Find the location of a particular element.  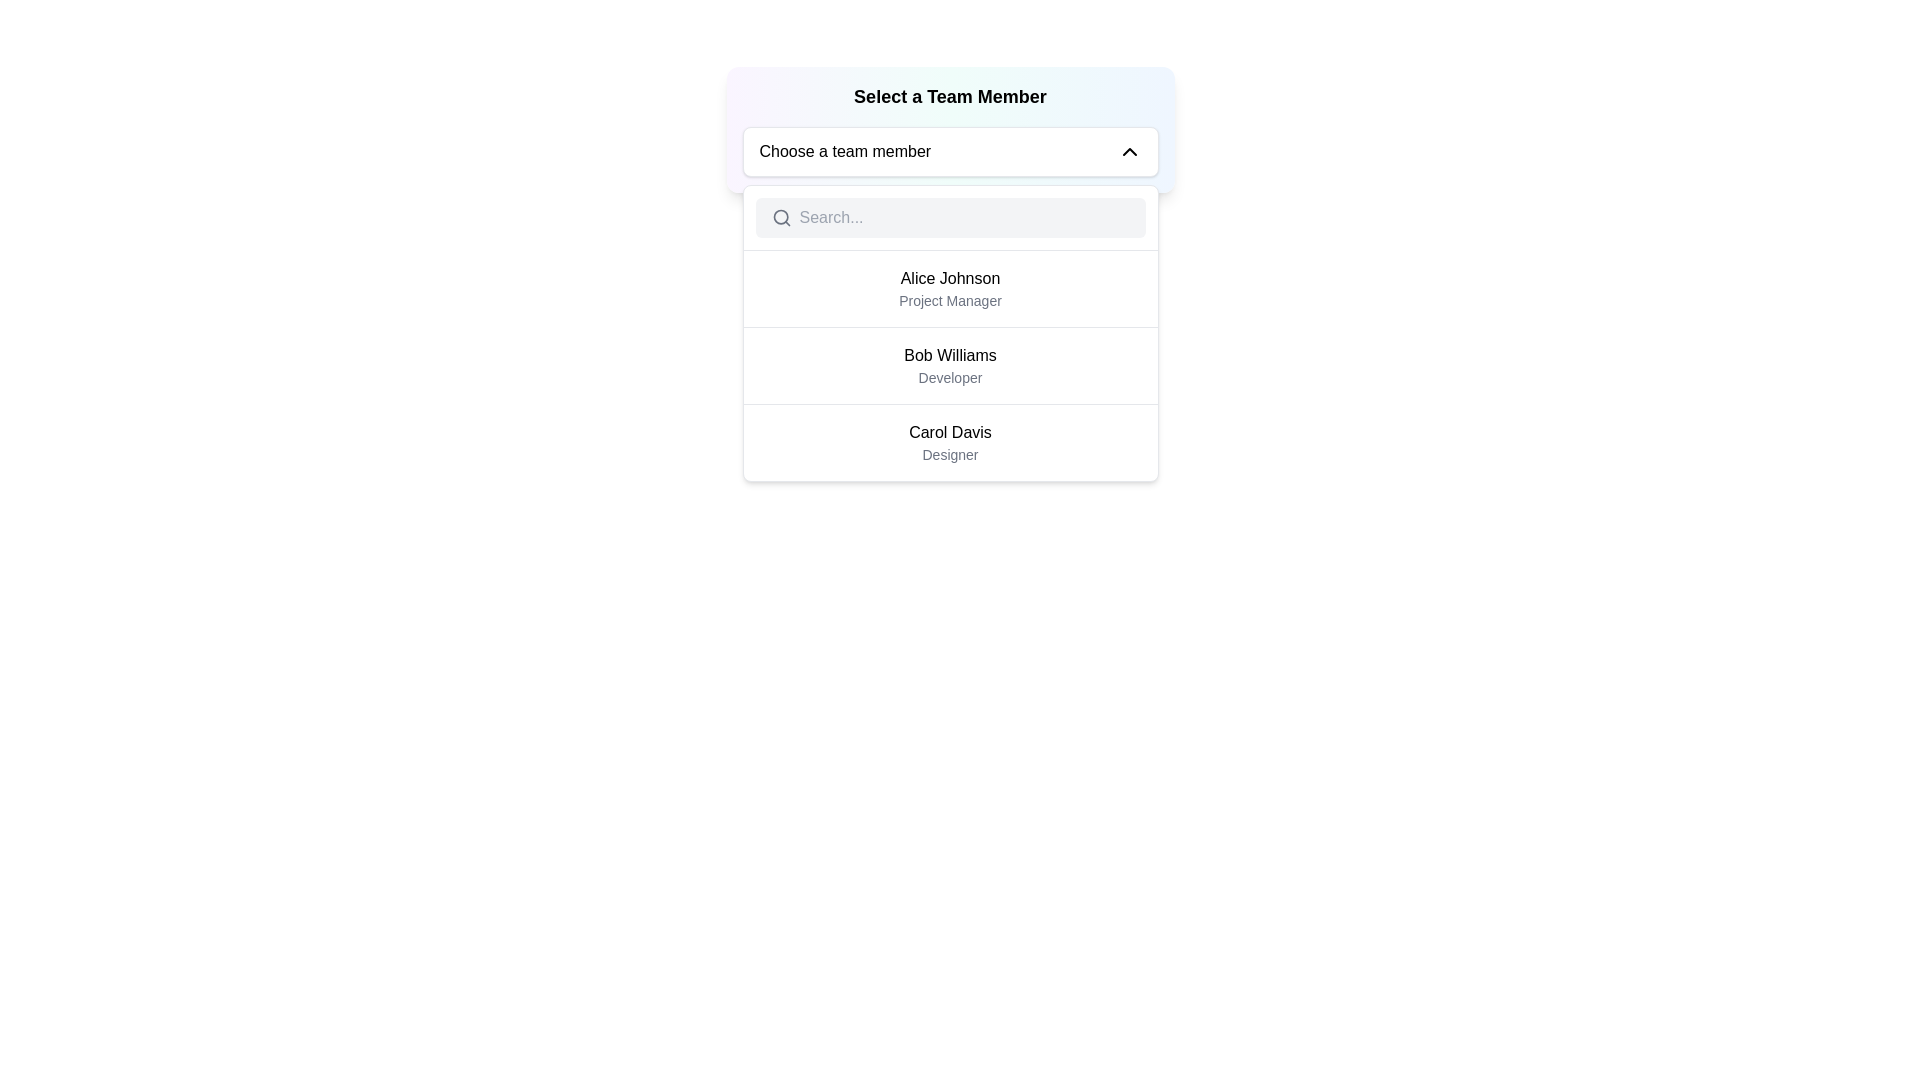

the dropdown menu item labeled 'Bob Williams' is located at coordinates (949, 332).